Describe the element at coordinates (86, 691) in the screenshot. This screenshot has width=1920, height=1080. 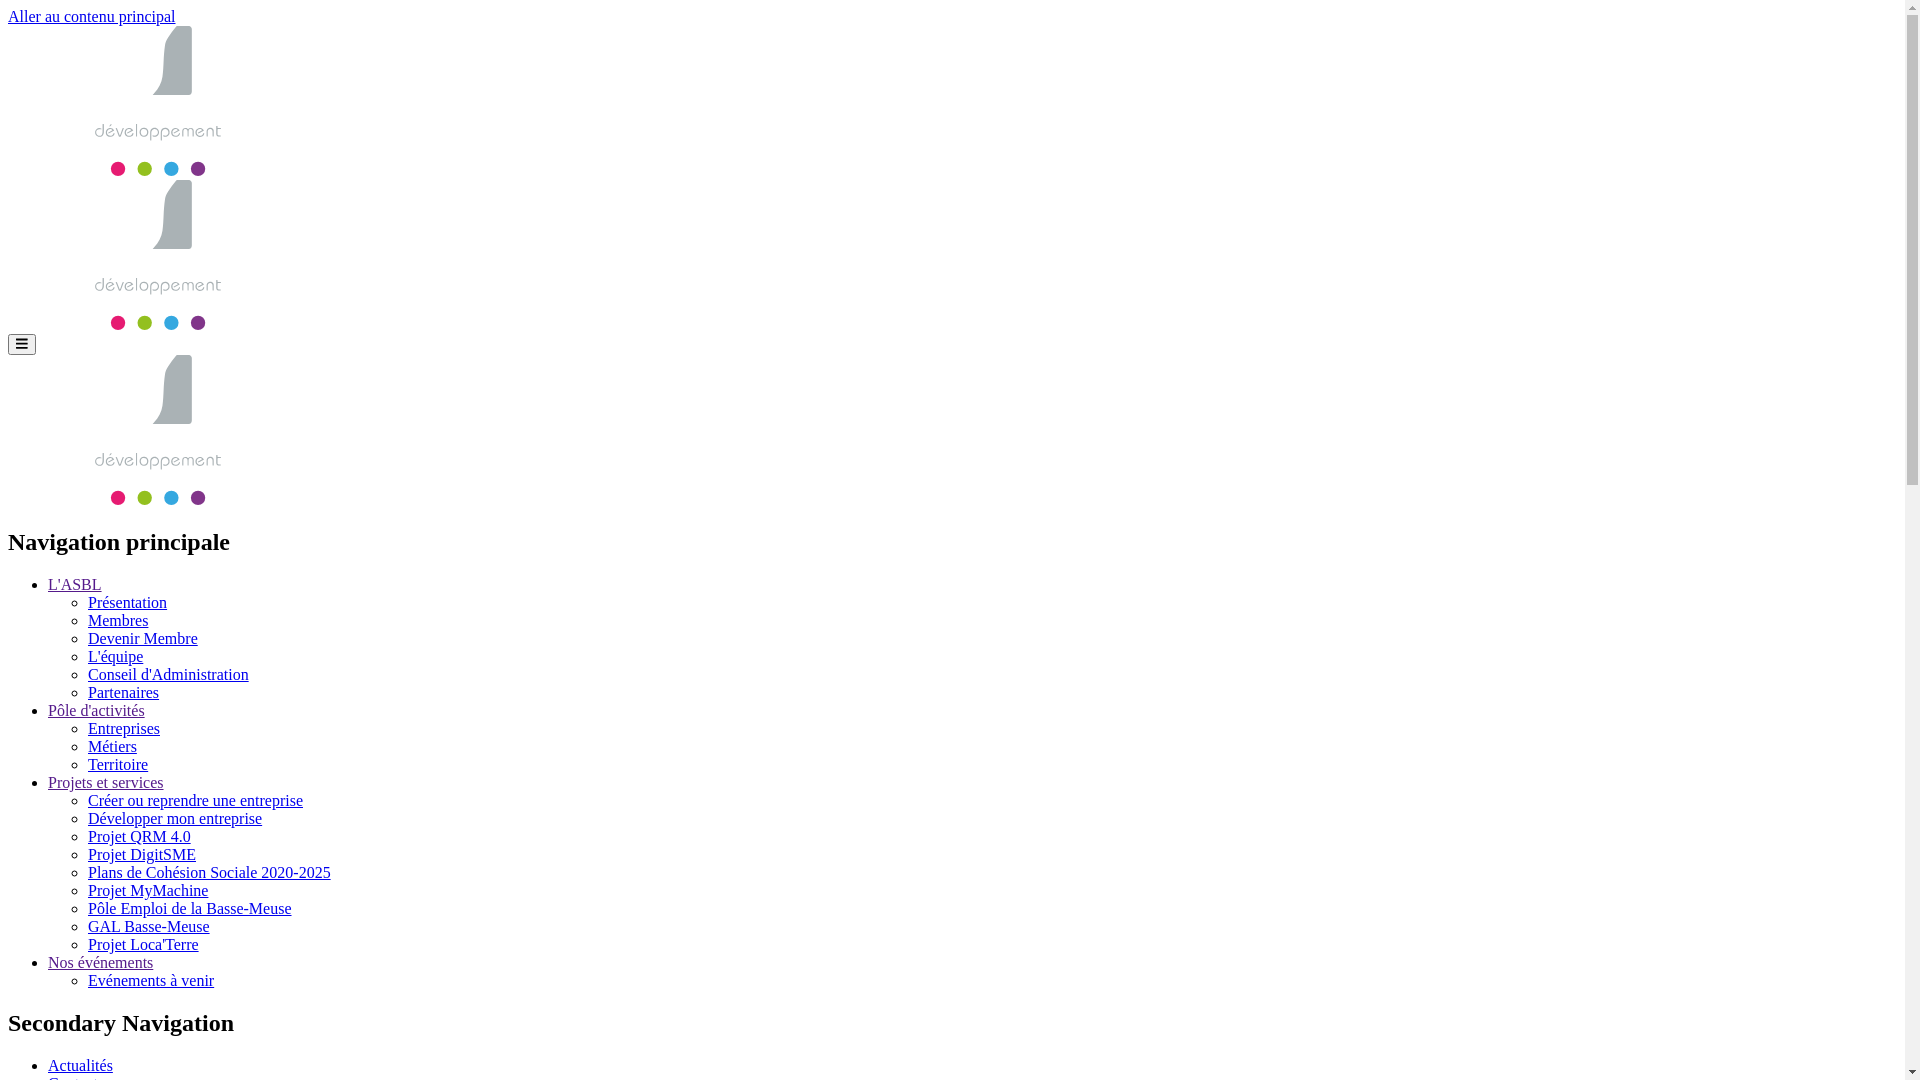
I see `'Partenaires'` at that location.